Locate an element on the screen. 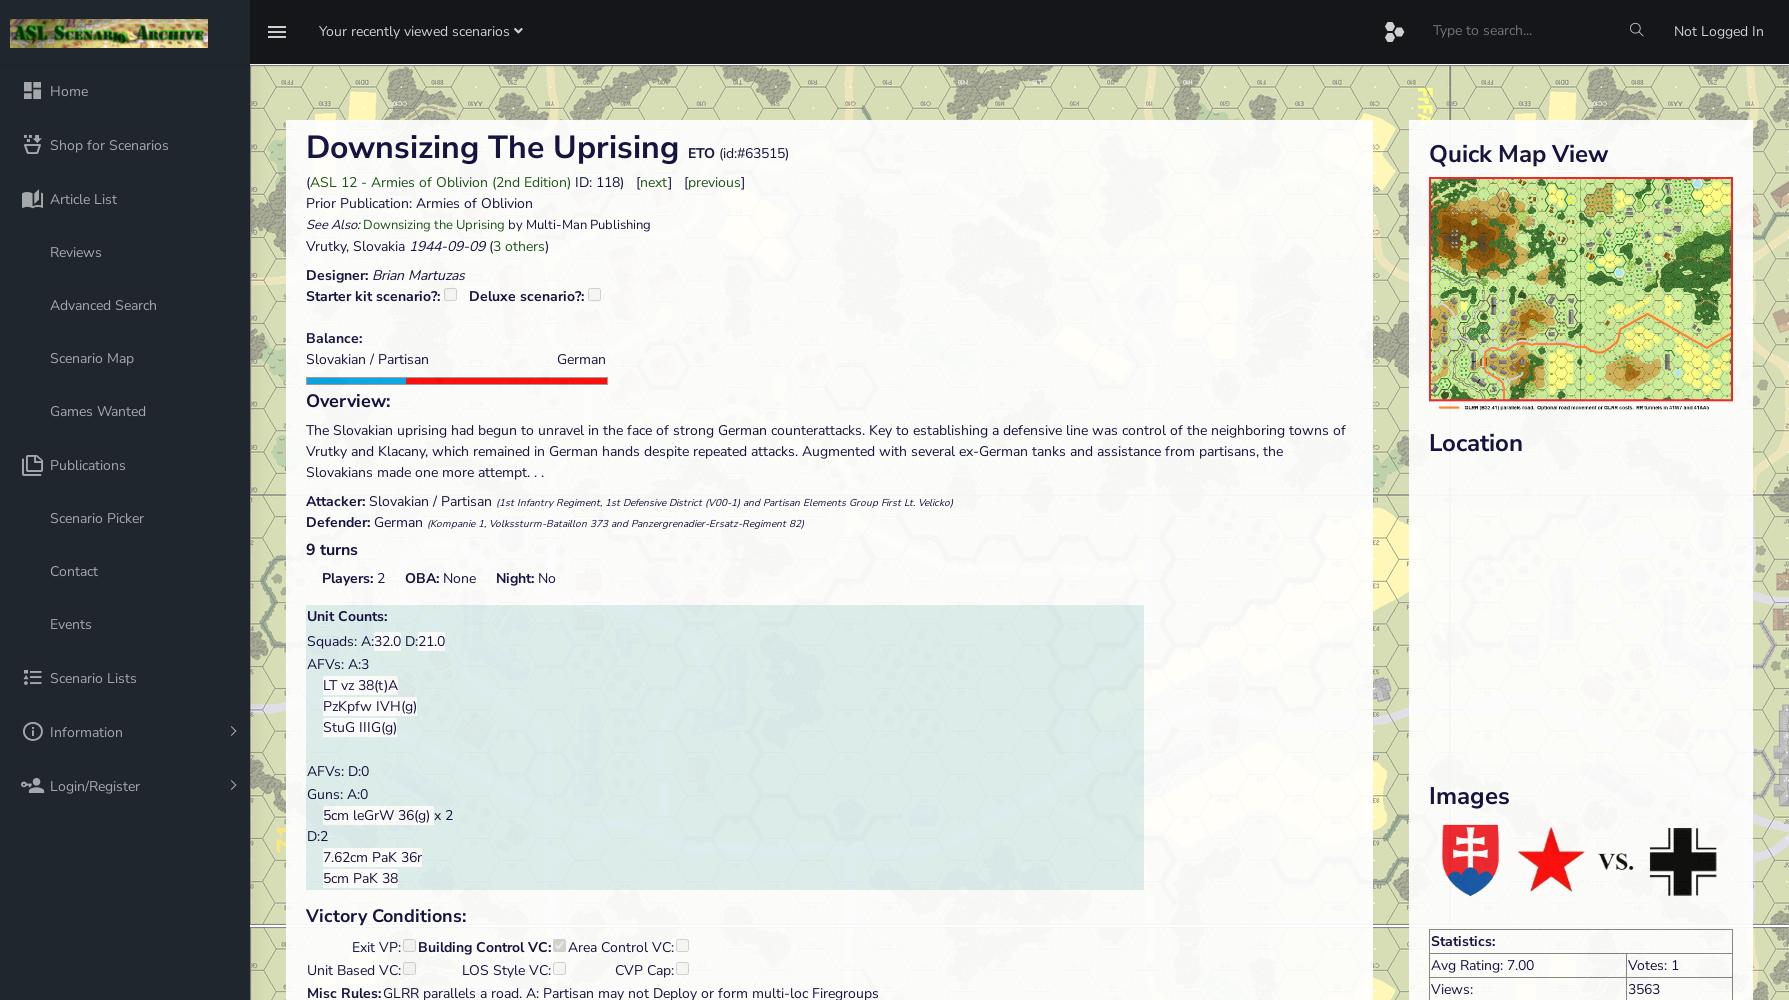 The width and height of the screenshot is (1789, 1000). 'Brian Martuzas' is located at coordinates (417, 274).